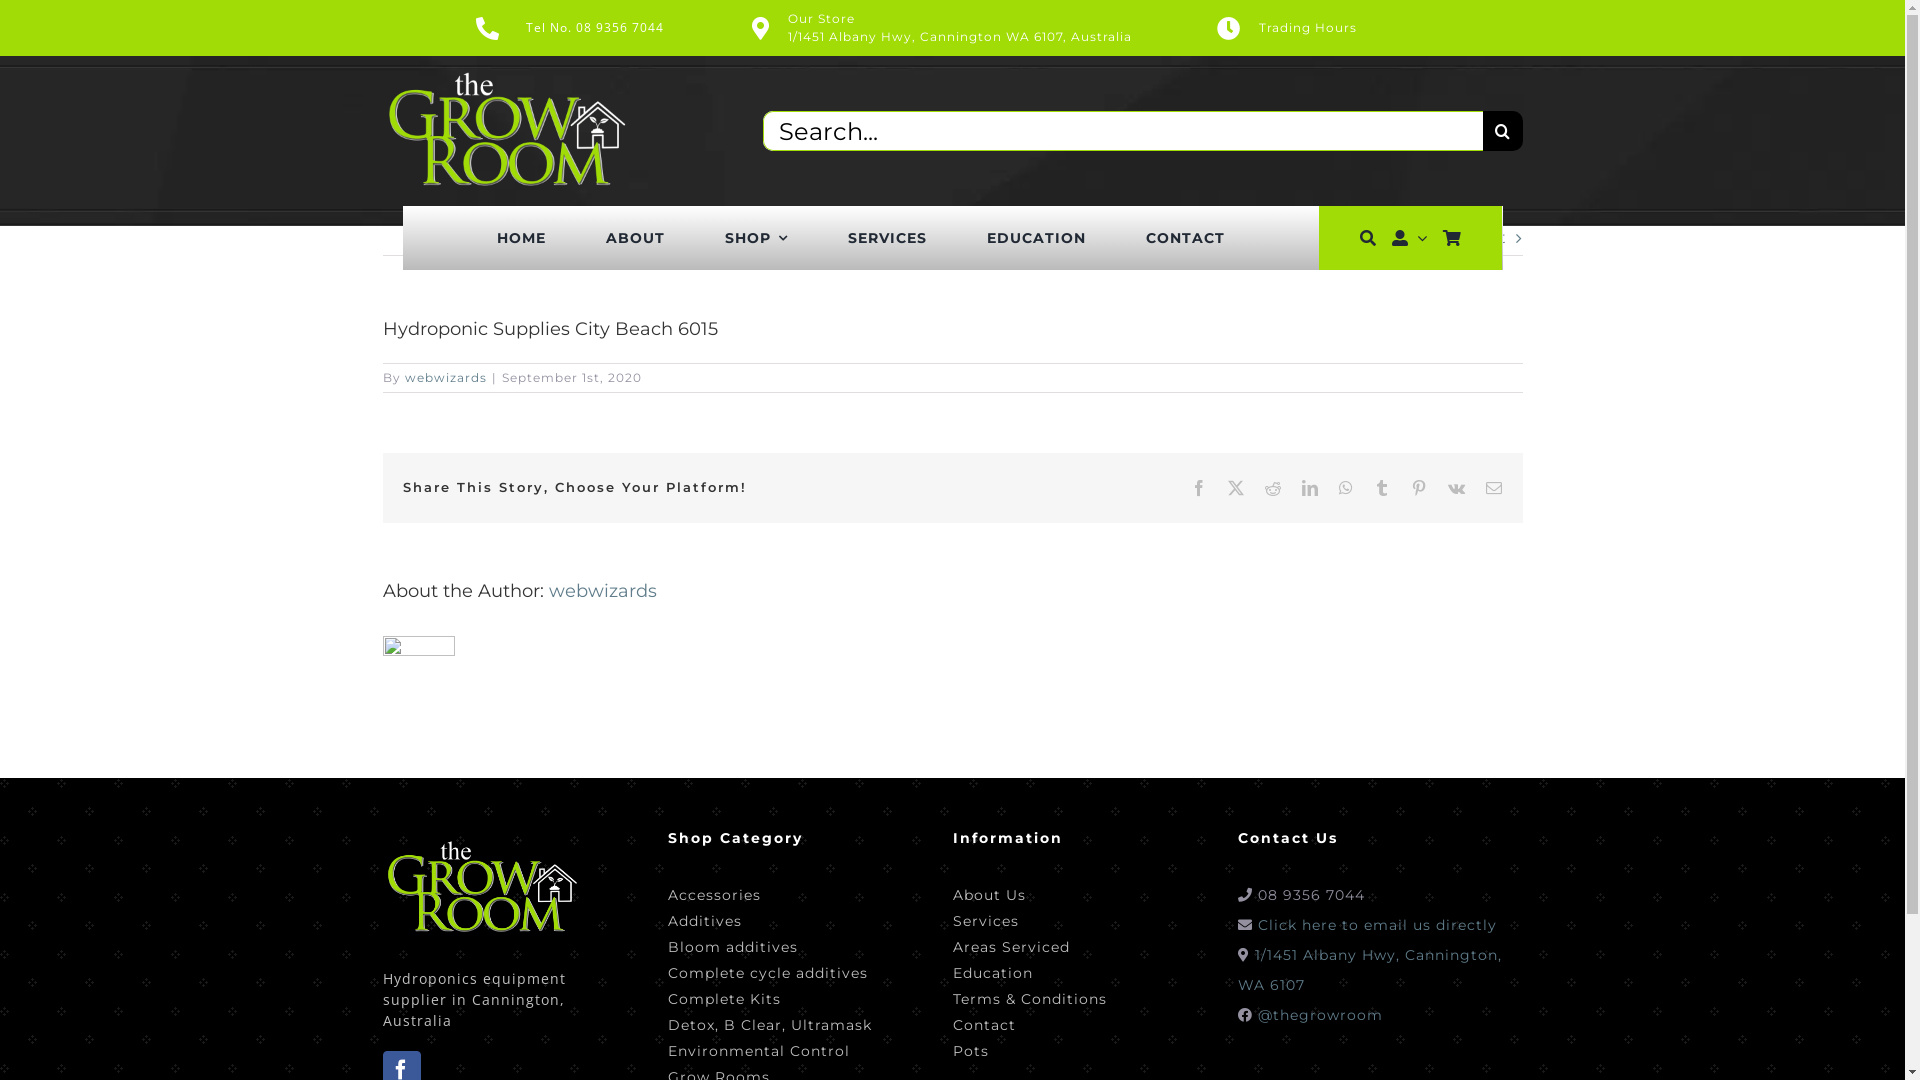 The height and width of the screenshot is (1080, 1920). What do you see at coordinates (1028, 996) in the screenshot?
I see `'Terms & Conditions'` at bounding box center [1028, 996].